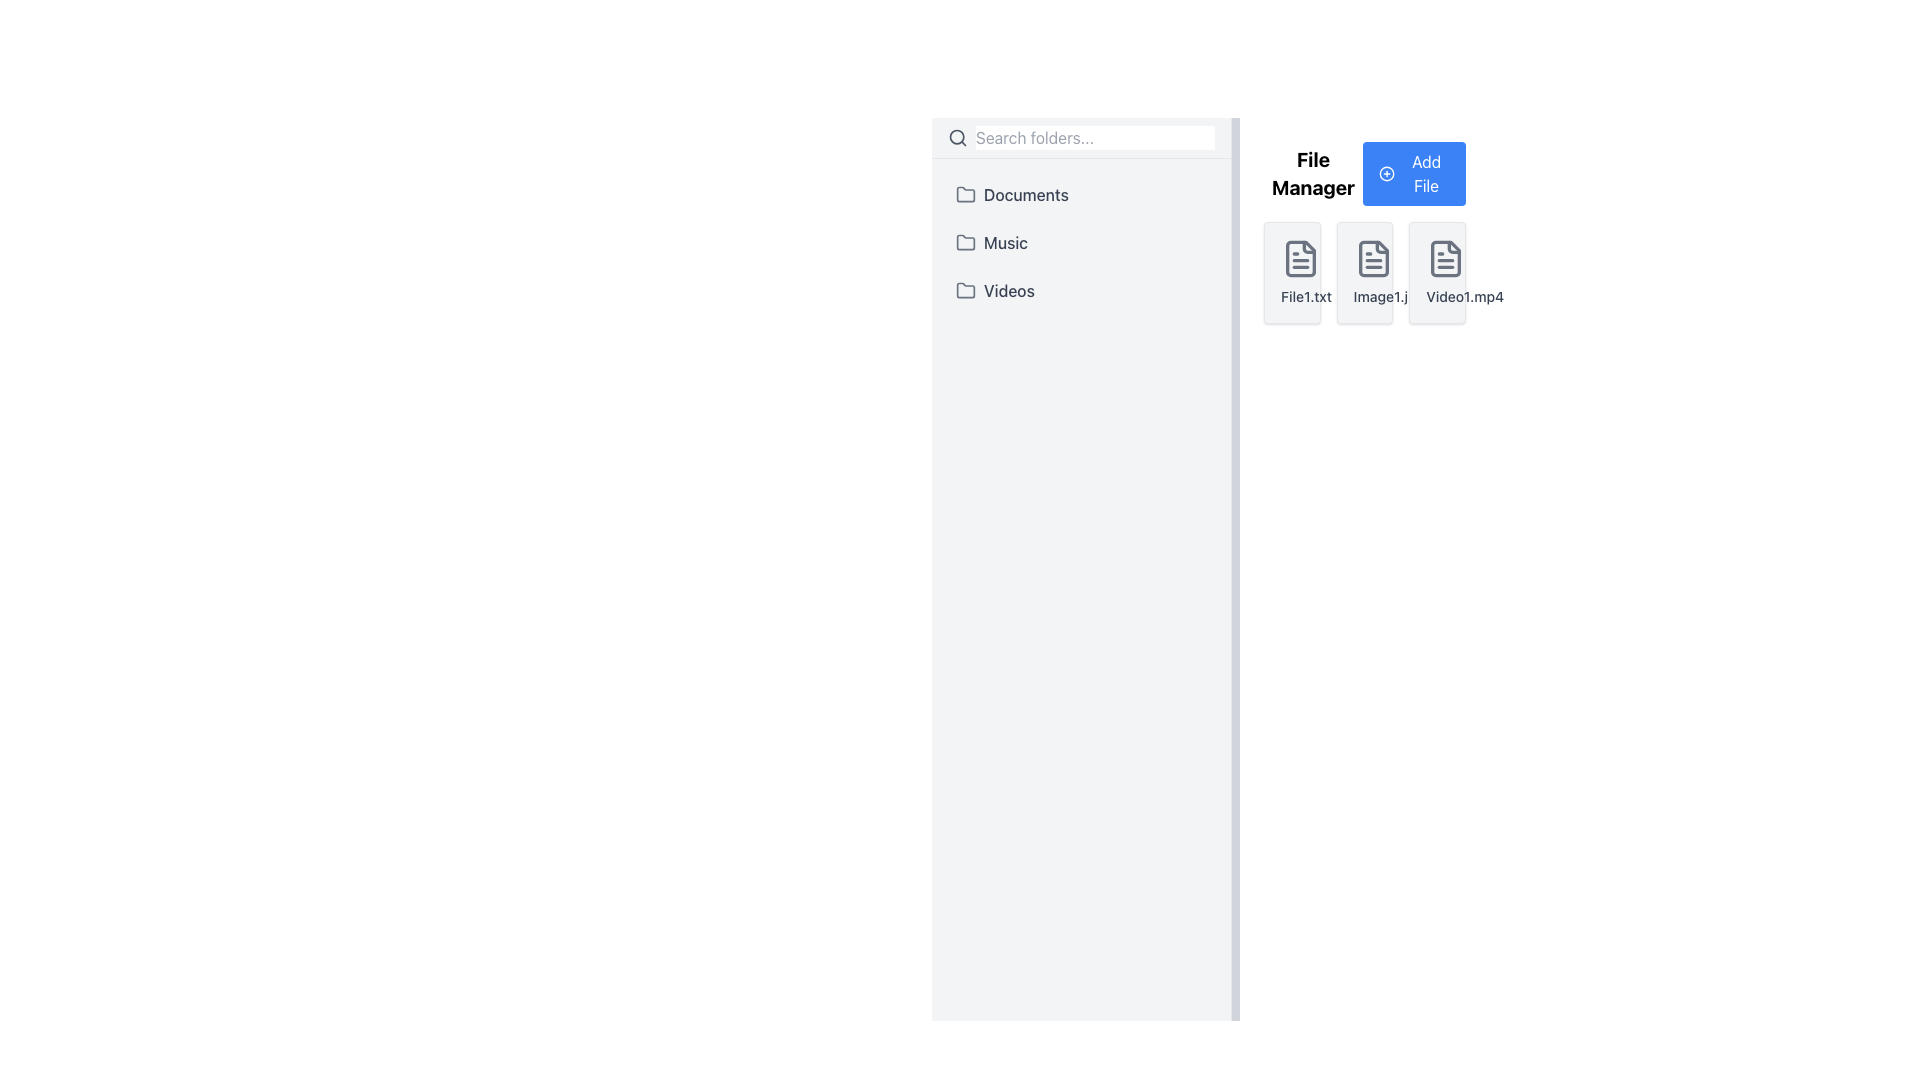  Describe the element at coordinates (965, 289) in the screenshot. I see `the folder icon located` at that location.